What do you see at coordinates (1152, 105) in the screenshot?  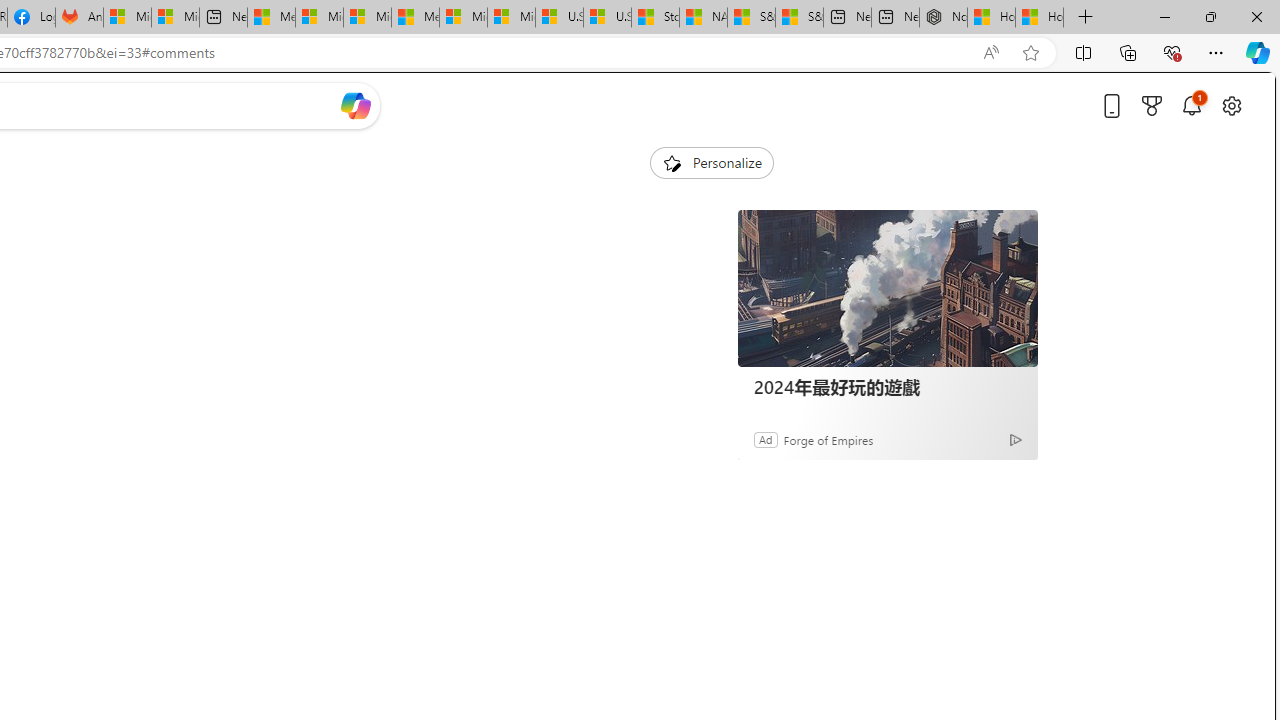 I see `'Microsoft rewards'` at bounding box center [1152, 105].